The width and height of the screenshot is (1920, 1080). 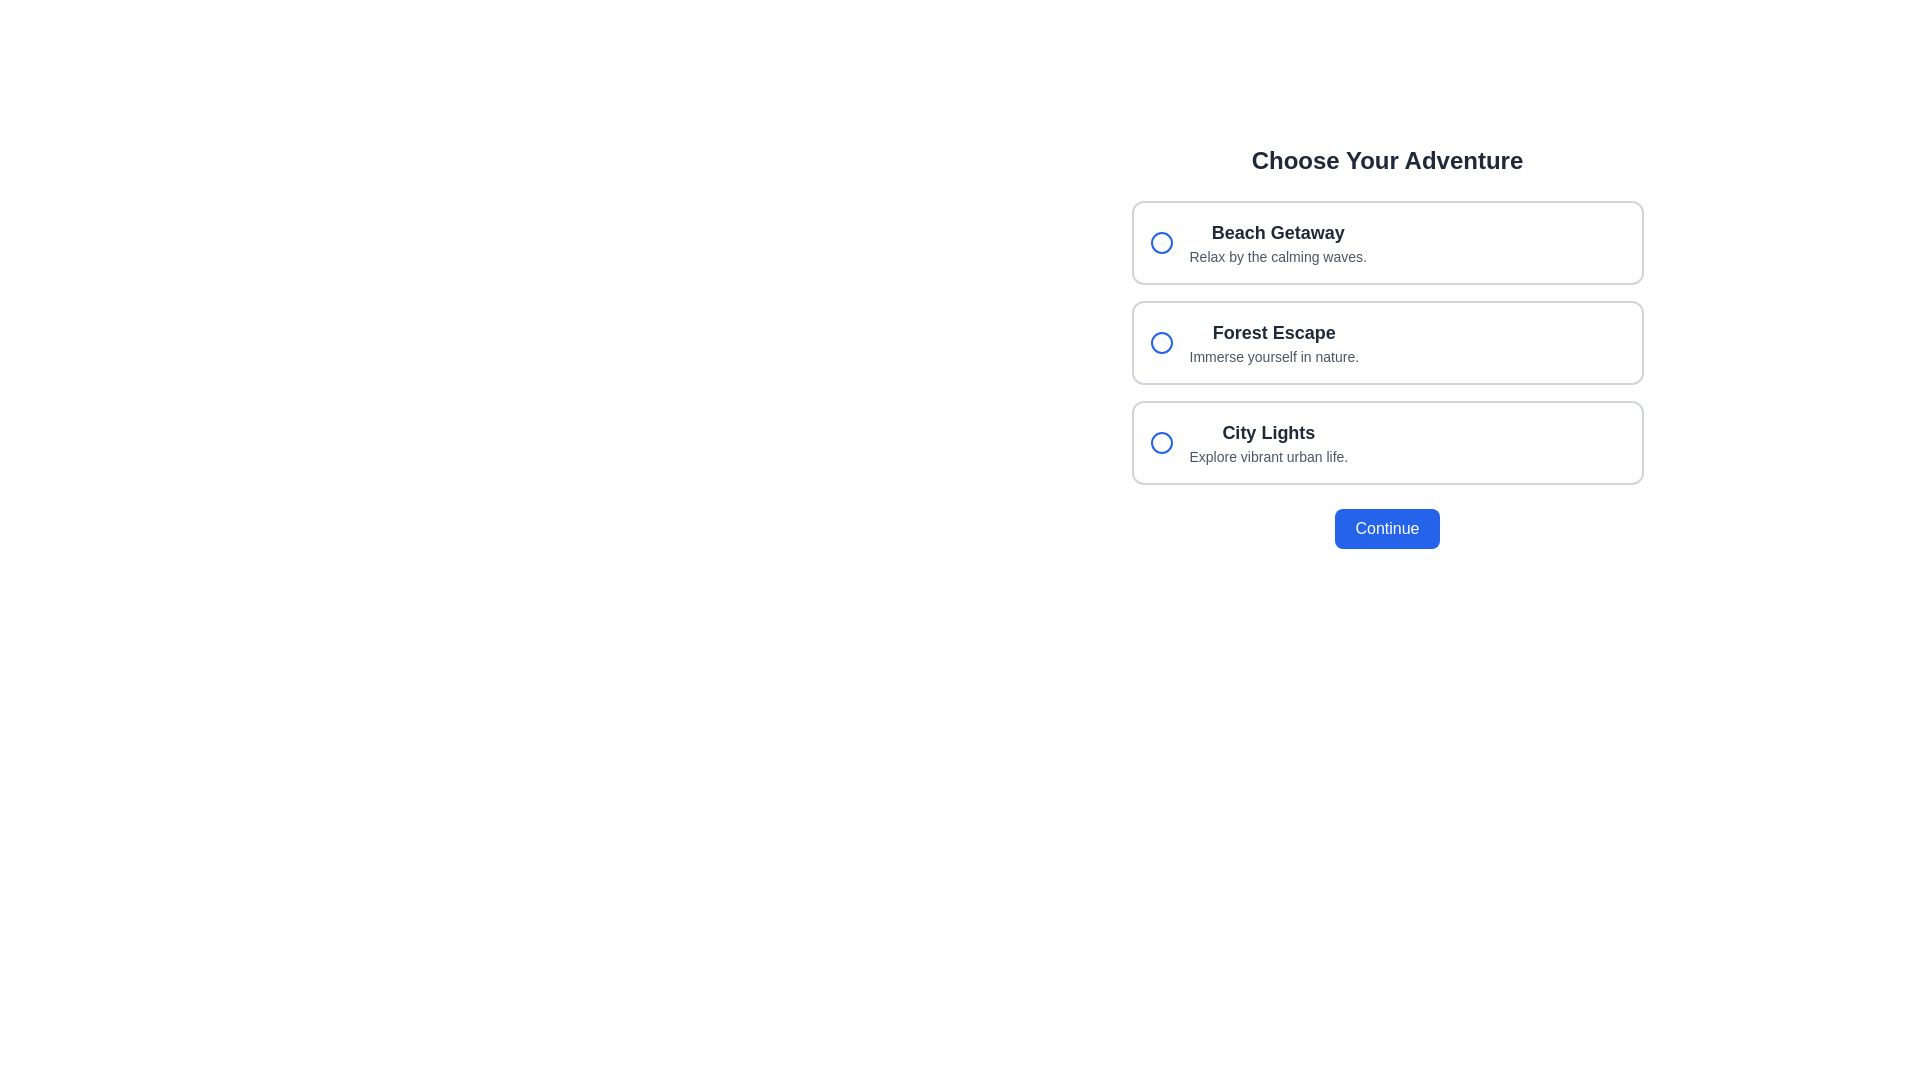 What do you see at coordinates (1386, 442) in the screenshot?
I see `the third radio button list item labeled 'City Lights'` at bounding box center [1386, 442].